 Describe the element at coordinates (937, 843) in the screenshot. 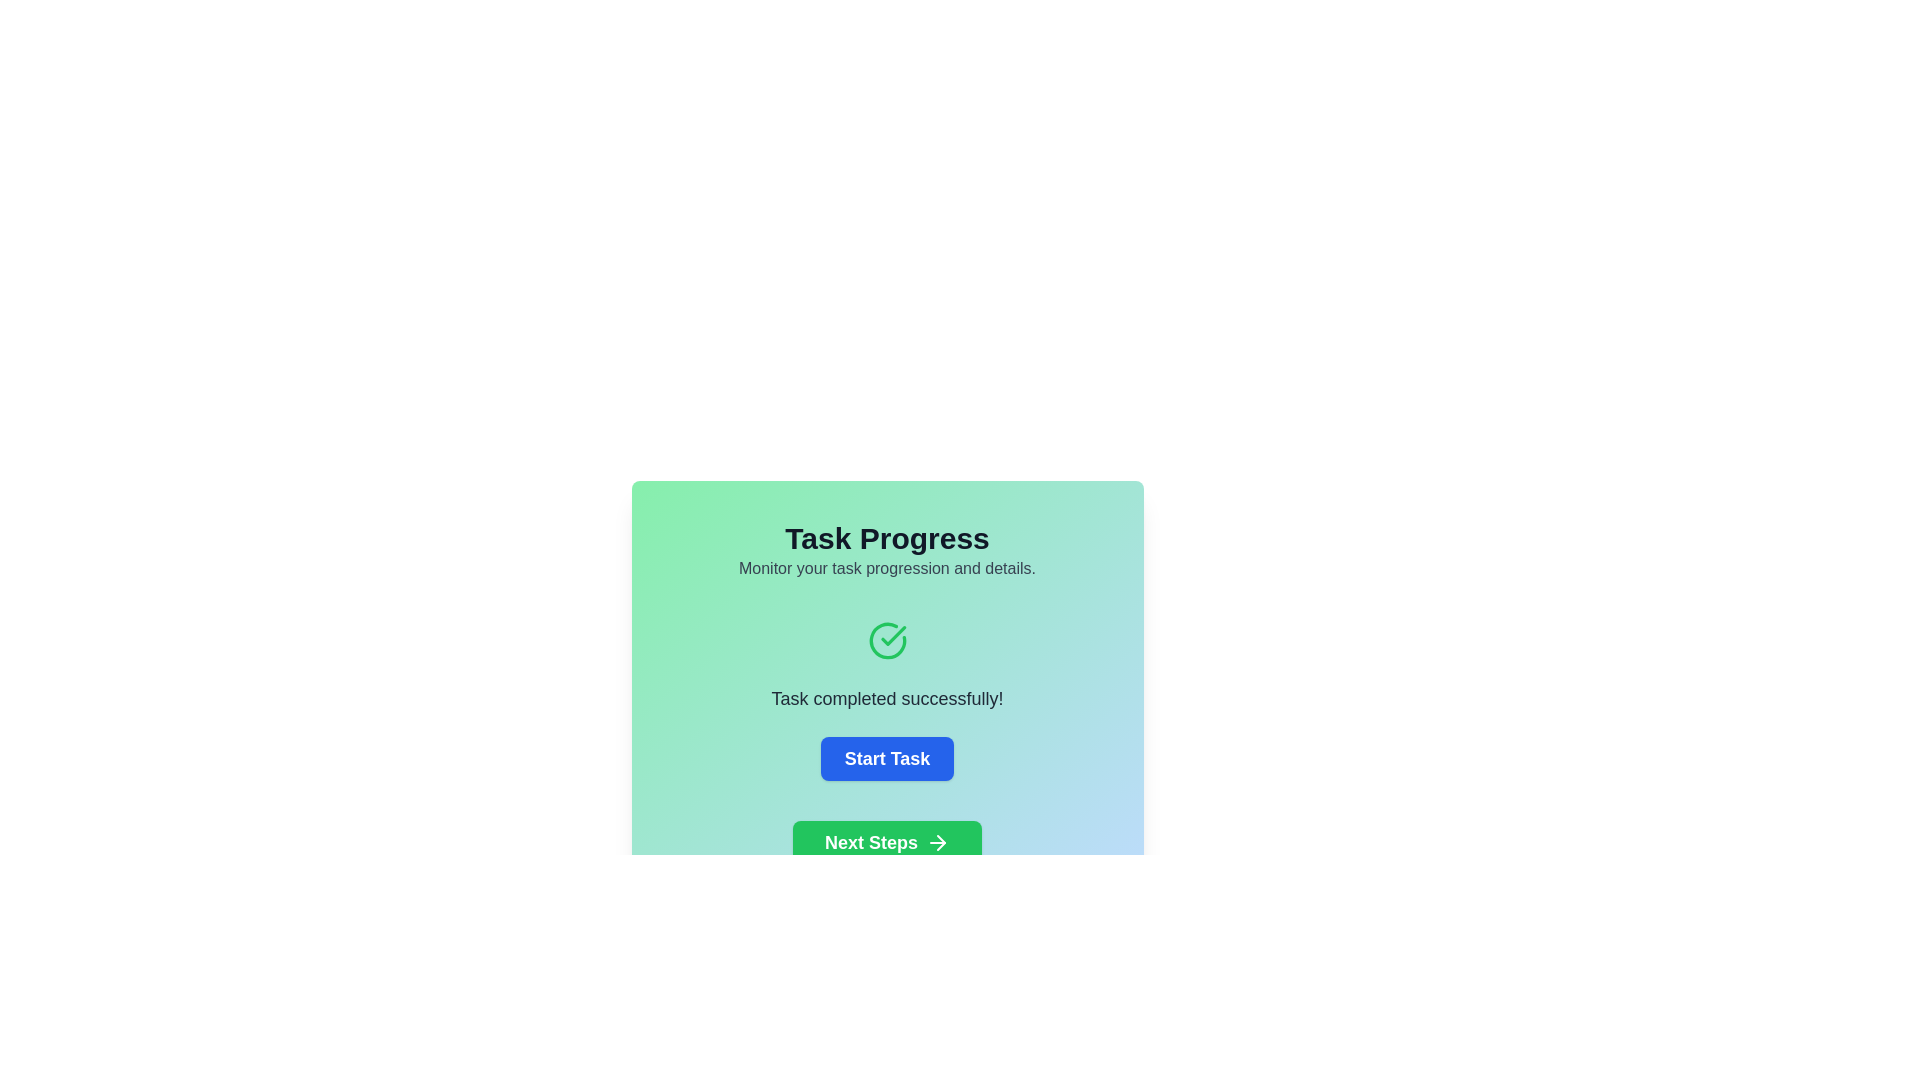

I see `the right-pointing arrow icon with a green background located to the right of the 'Next Steps' button` at that location.